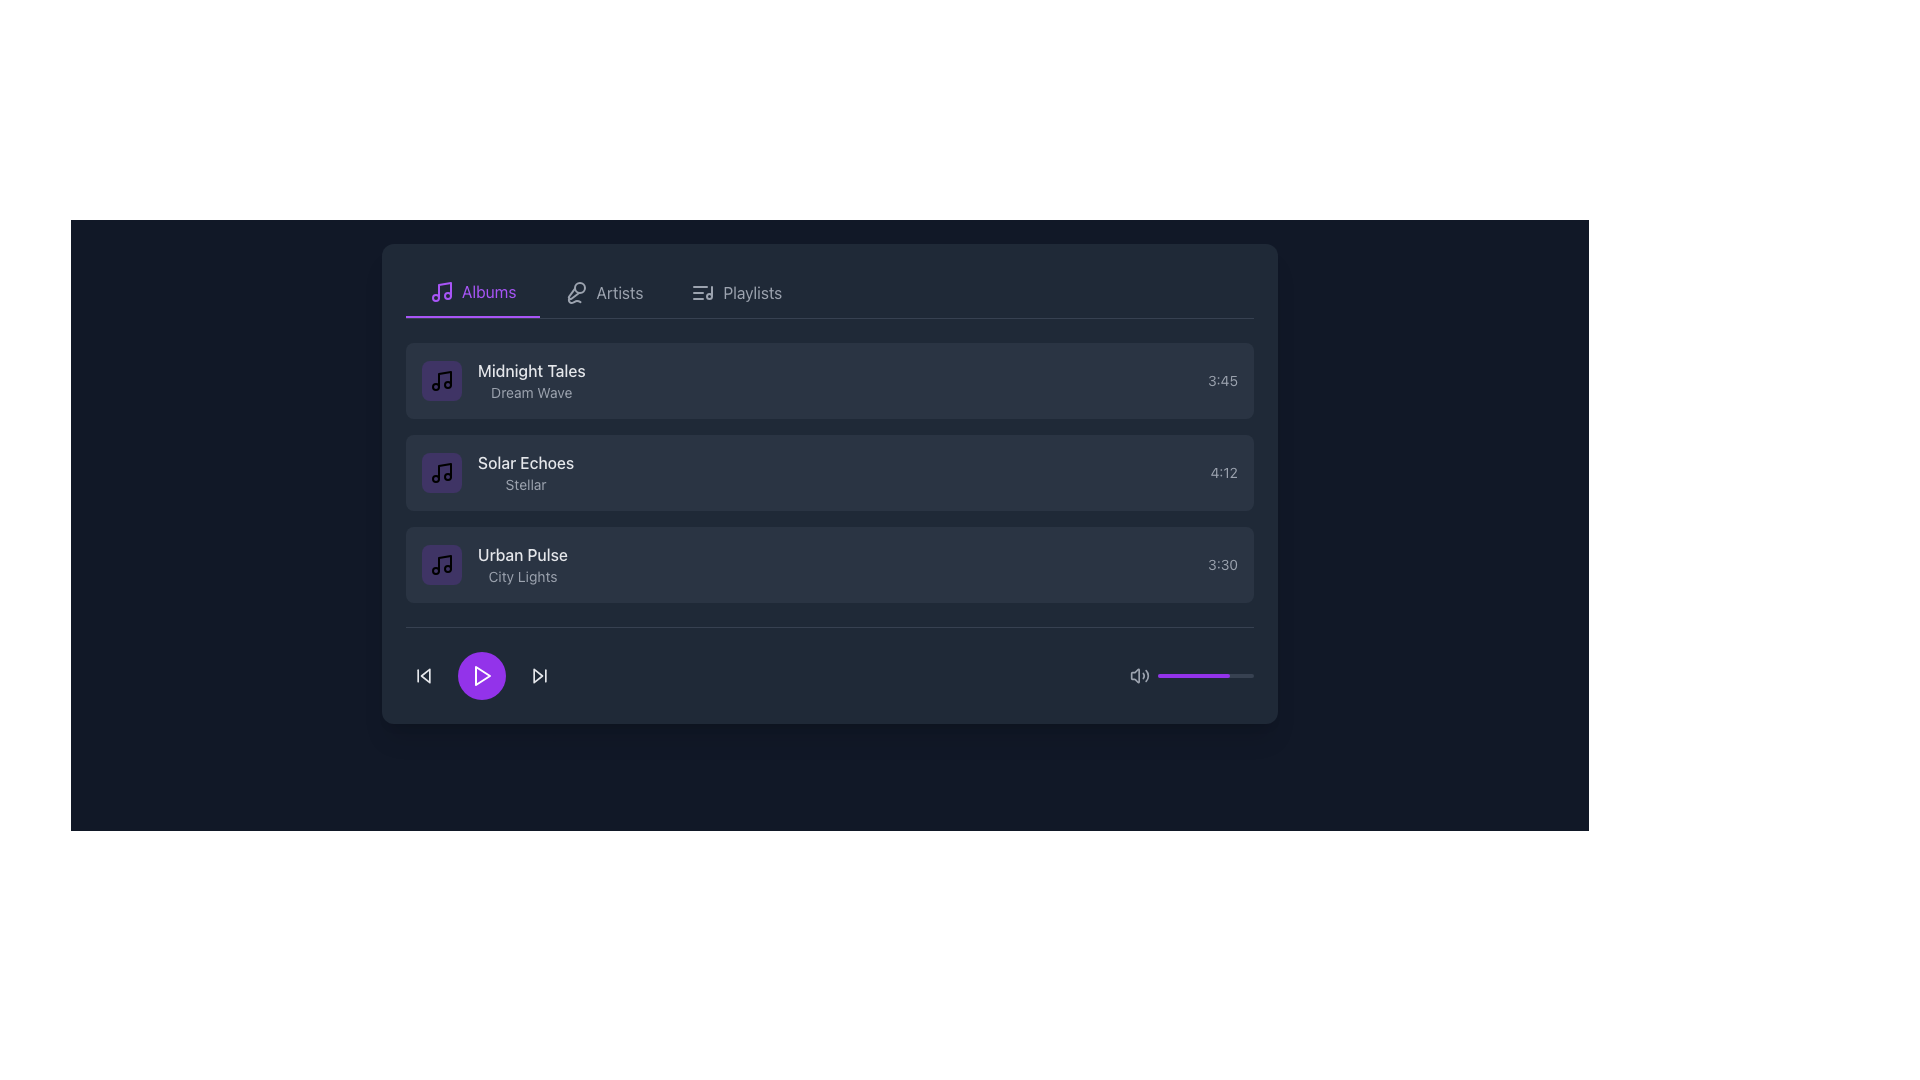  I want to click on the text block displaying the name and description of the music album located in the first row of the Albums section, so click(531, 381).